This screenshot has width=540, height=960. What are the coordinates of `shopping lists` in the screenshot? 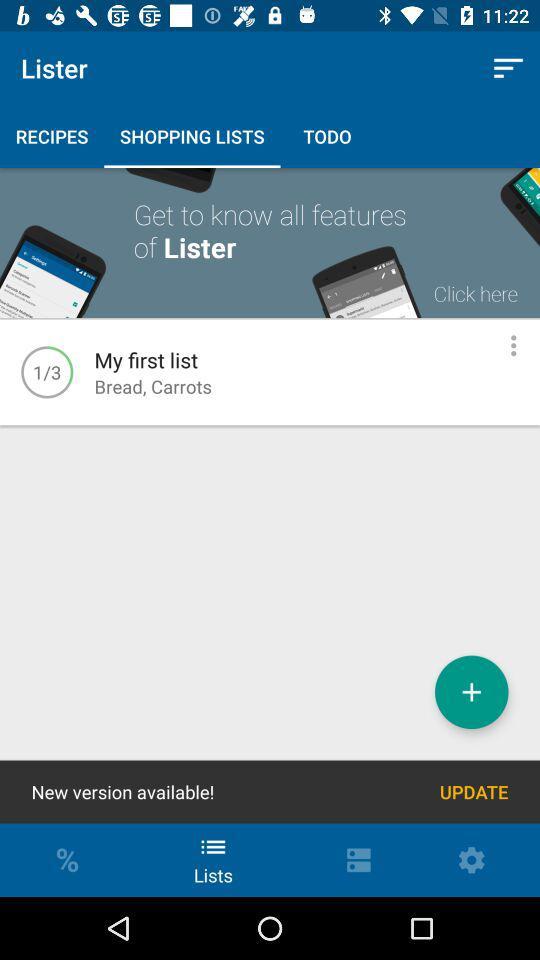 It's located at (471, 692).